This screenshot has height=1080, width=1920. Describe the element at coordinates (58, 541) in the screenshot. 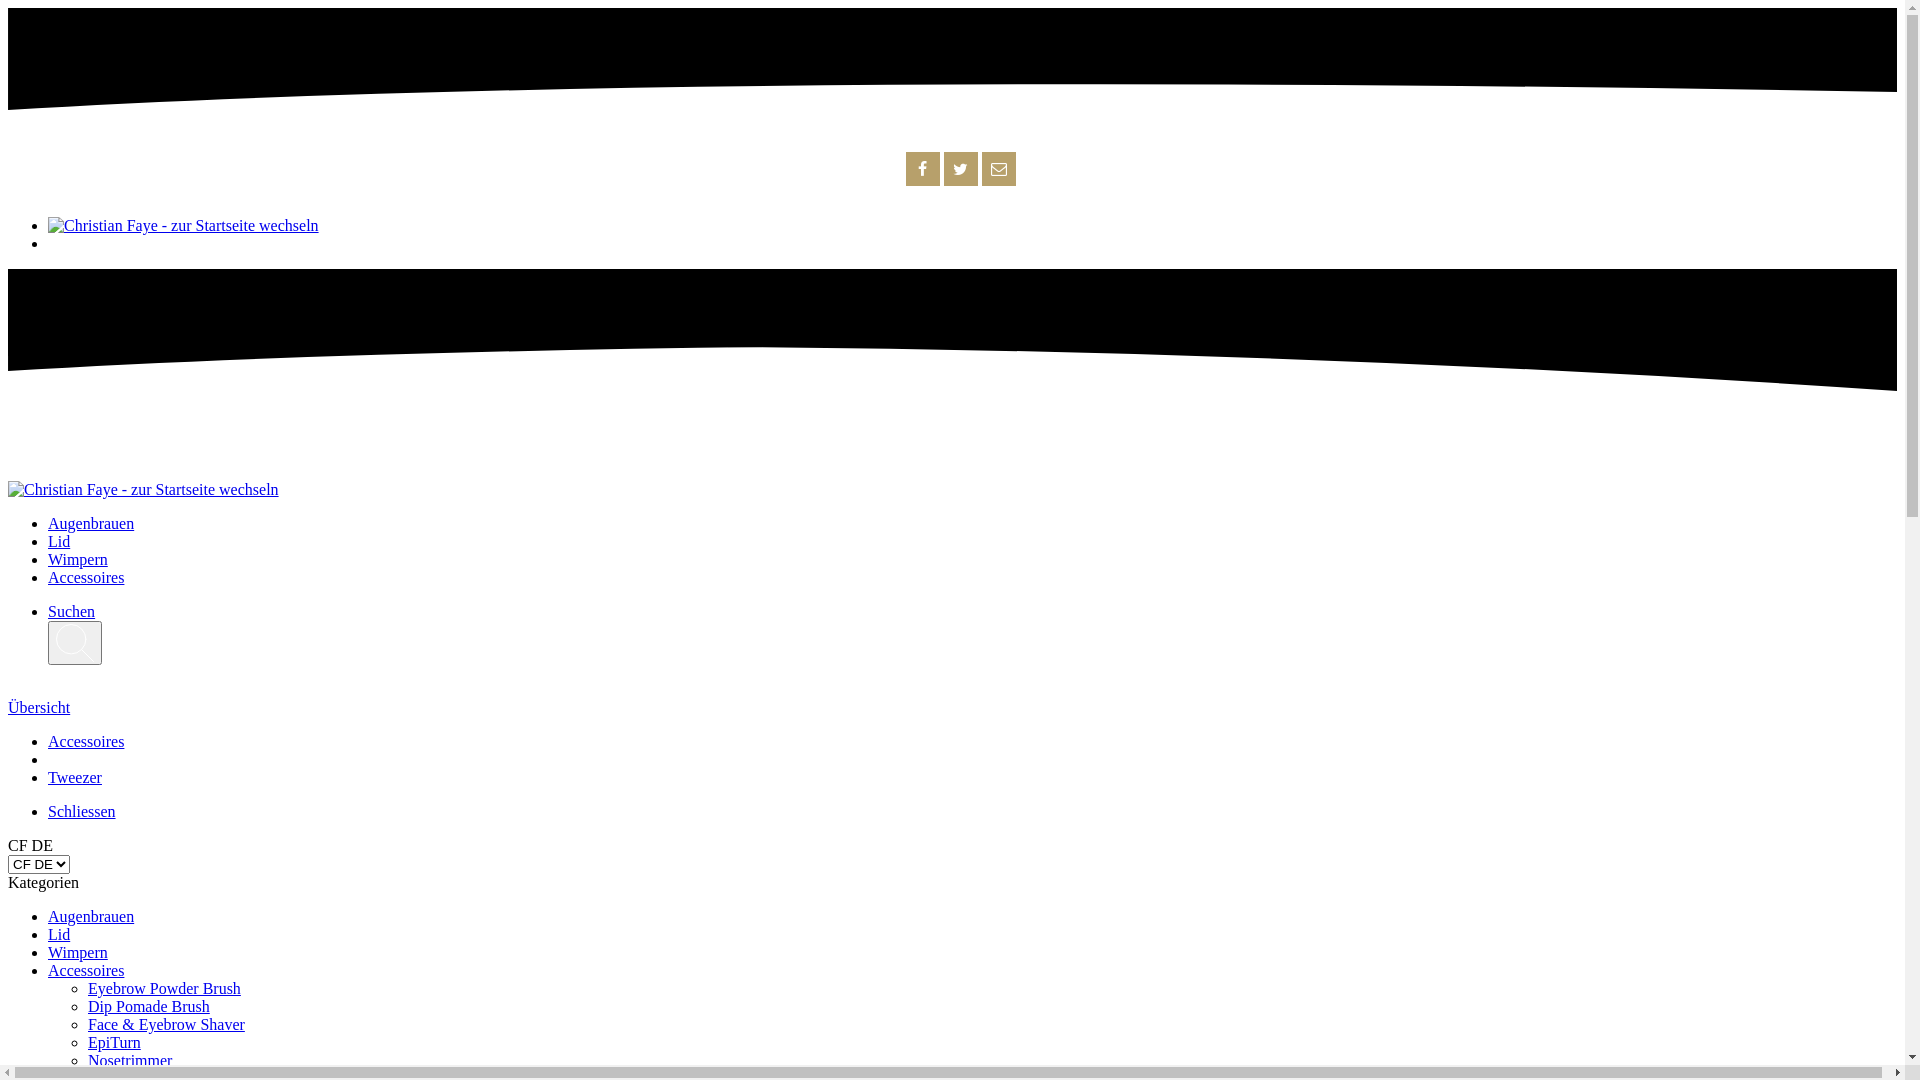

I see `'Lid'` at that location.